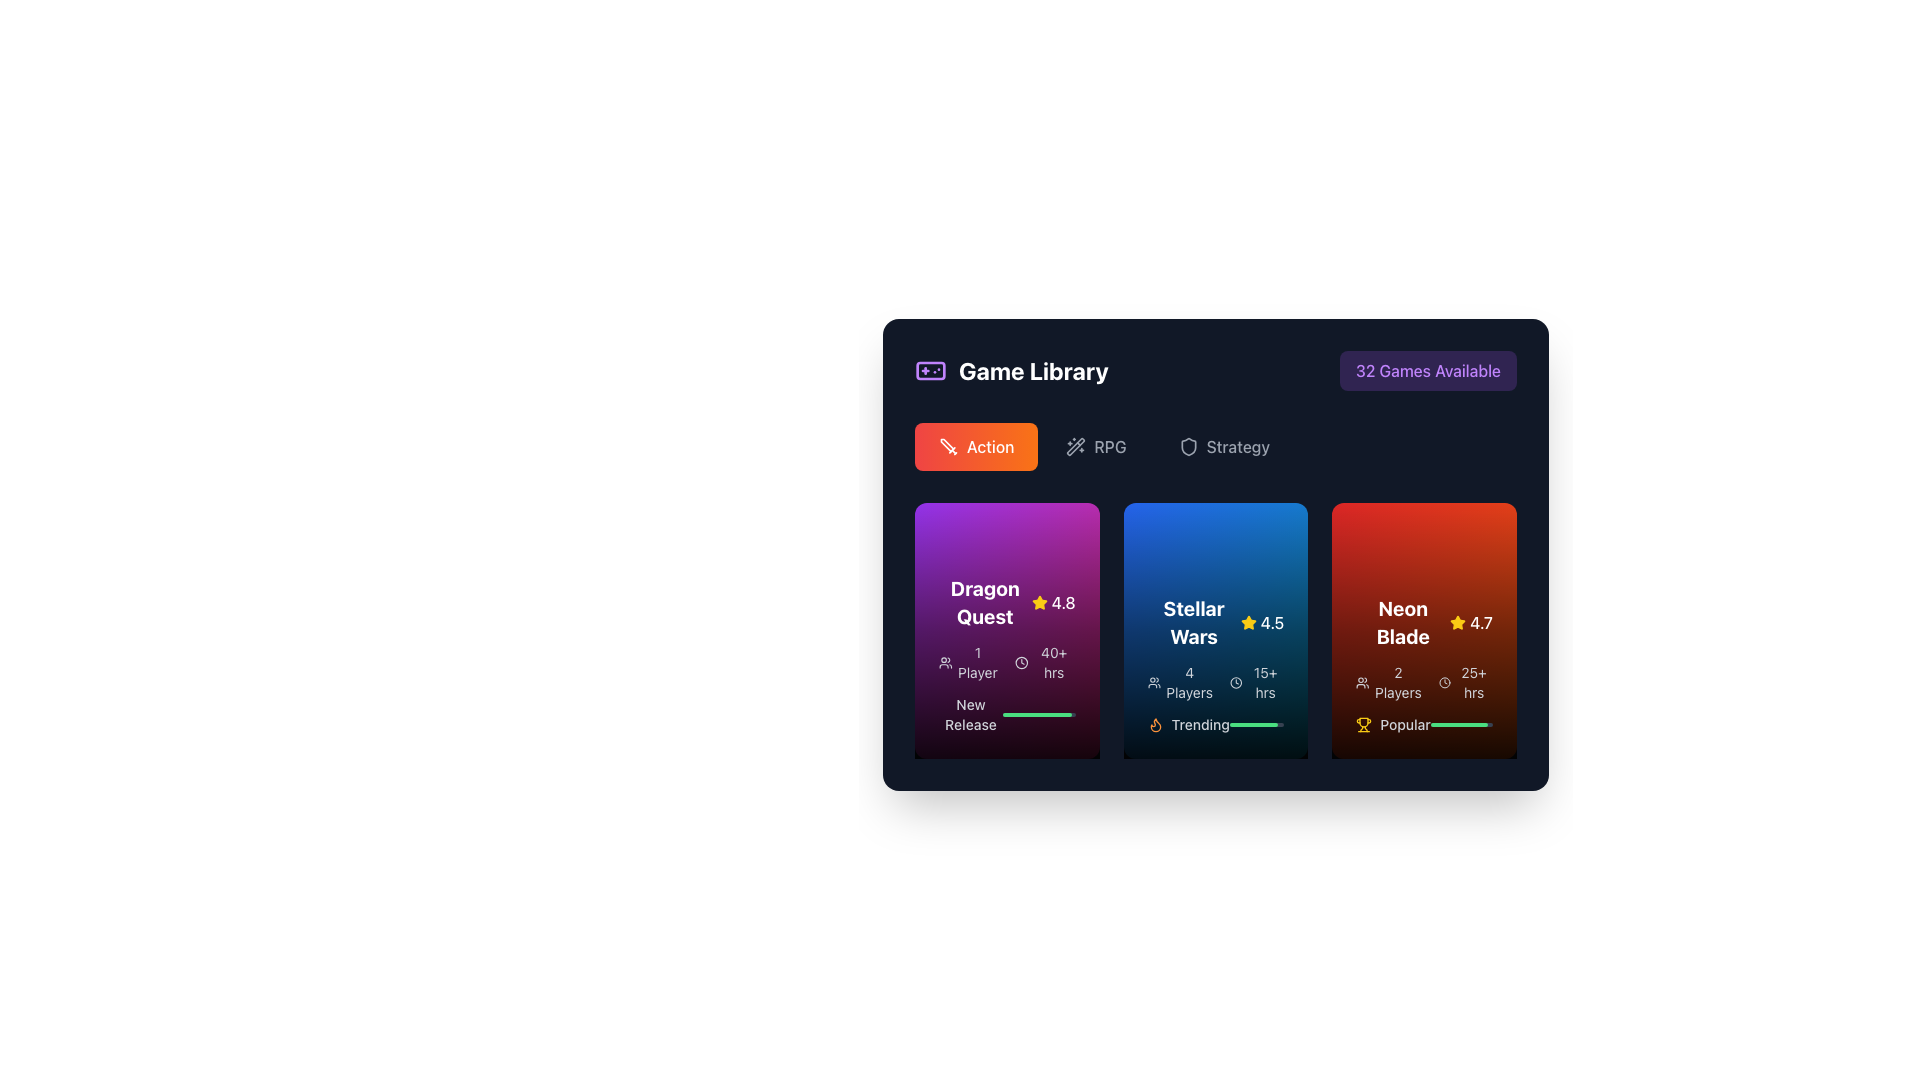 Image resolution: width=1920 pixels, height=1080 pixels. Describe the element at coordinates (1188, 446) in the screenshot. I see `the visual state of the shield-shaped icon outlined with a light color on a dark background, located at the top left corner of the dashboard near the 'Game Library' text` at that location.